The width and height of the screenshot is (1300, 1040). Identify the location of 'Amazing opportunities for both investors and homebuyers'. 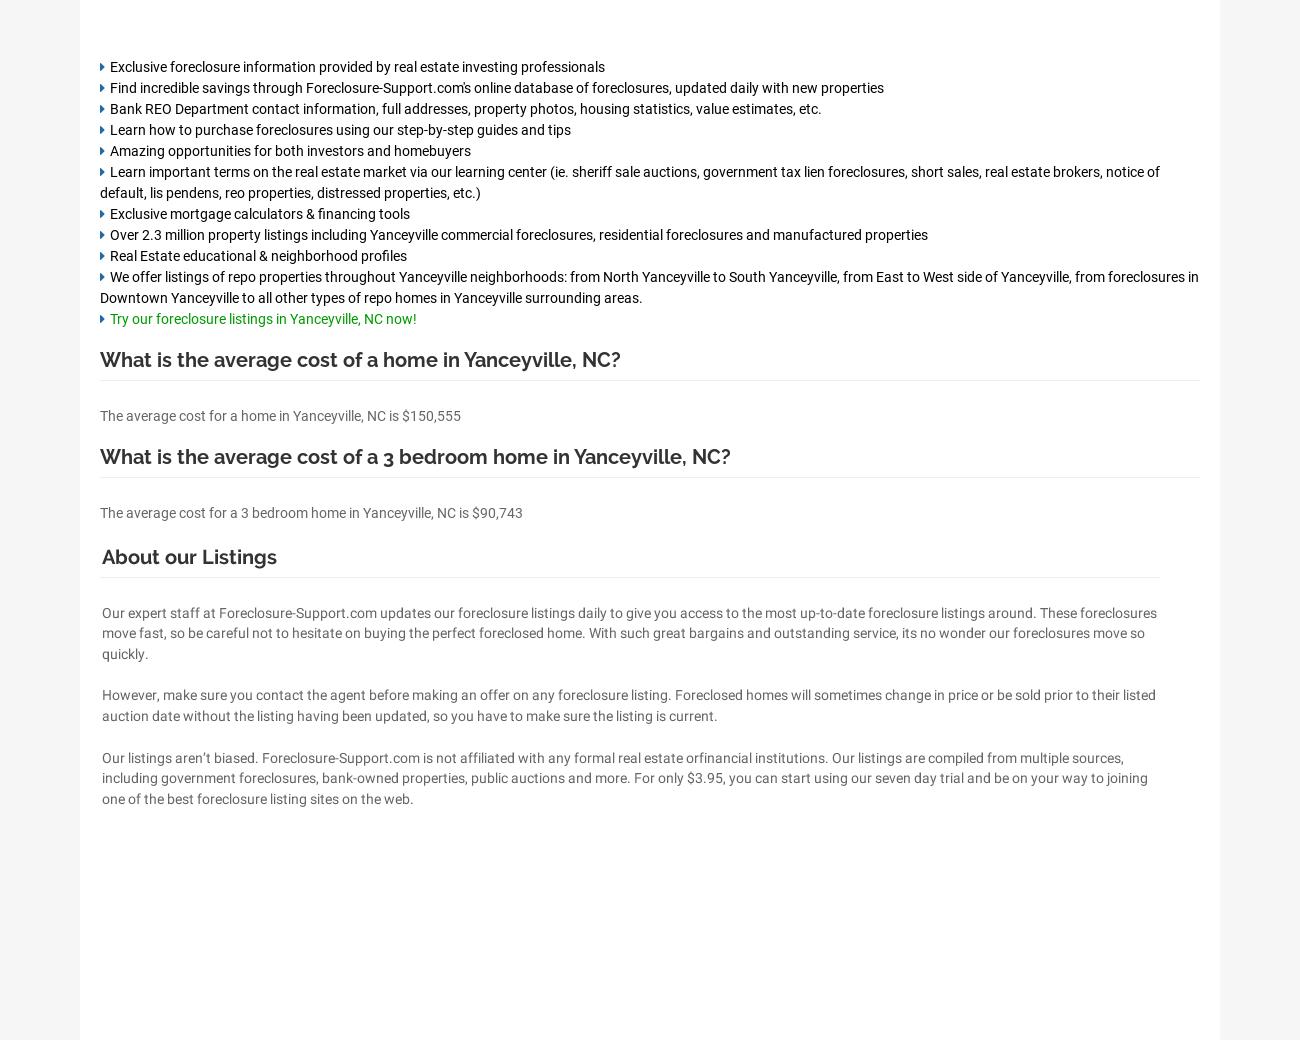
(290, 149).